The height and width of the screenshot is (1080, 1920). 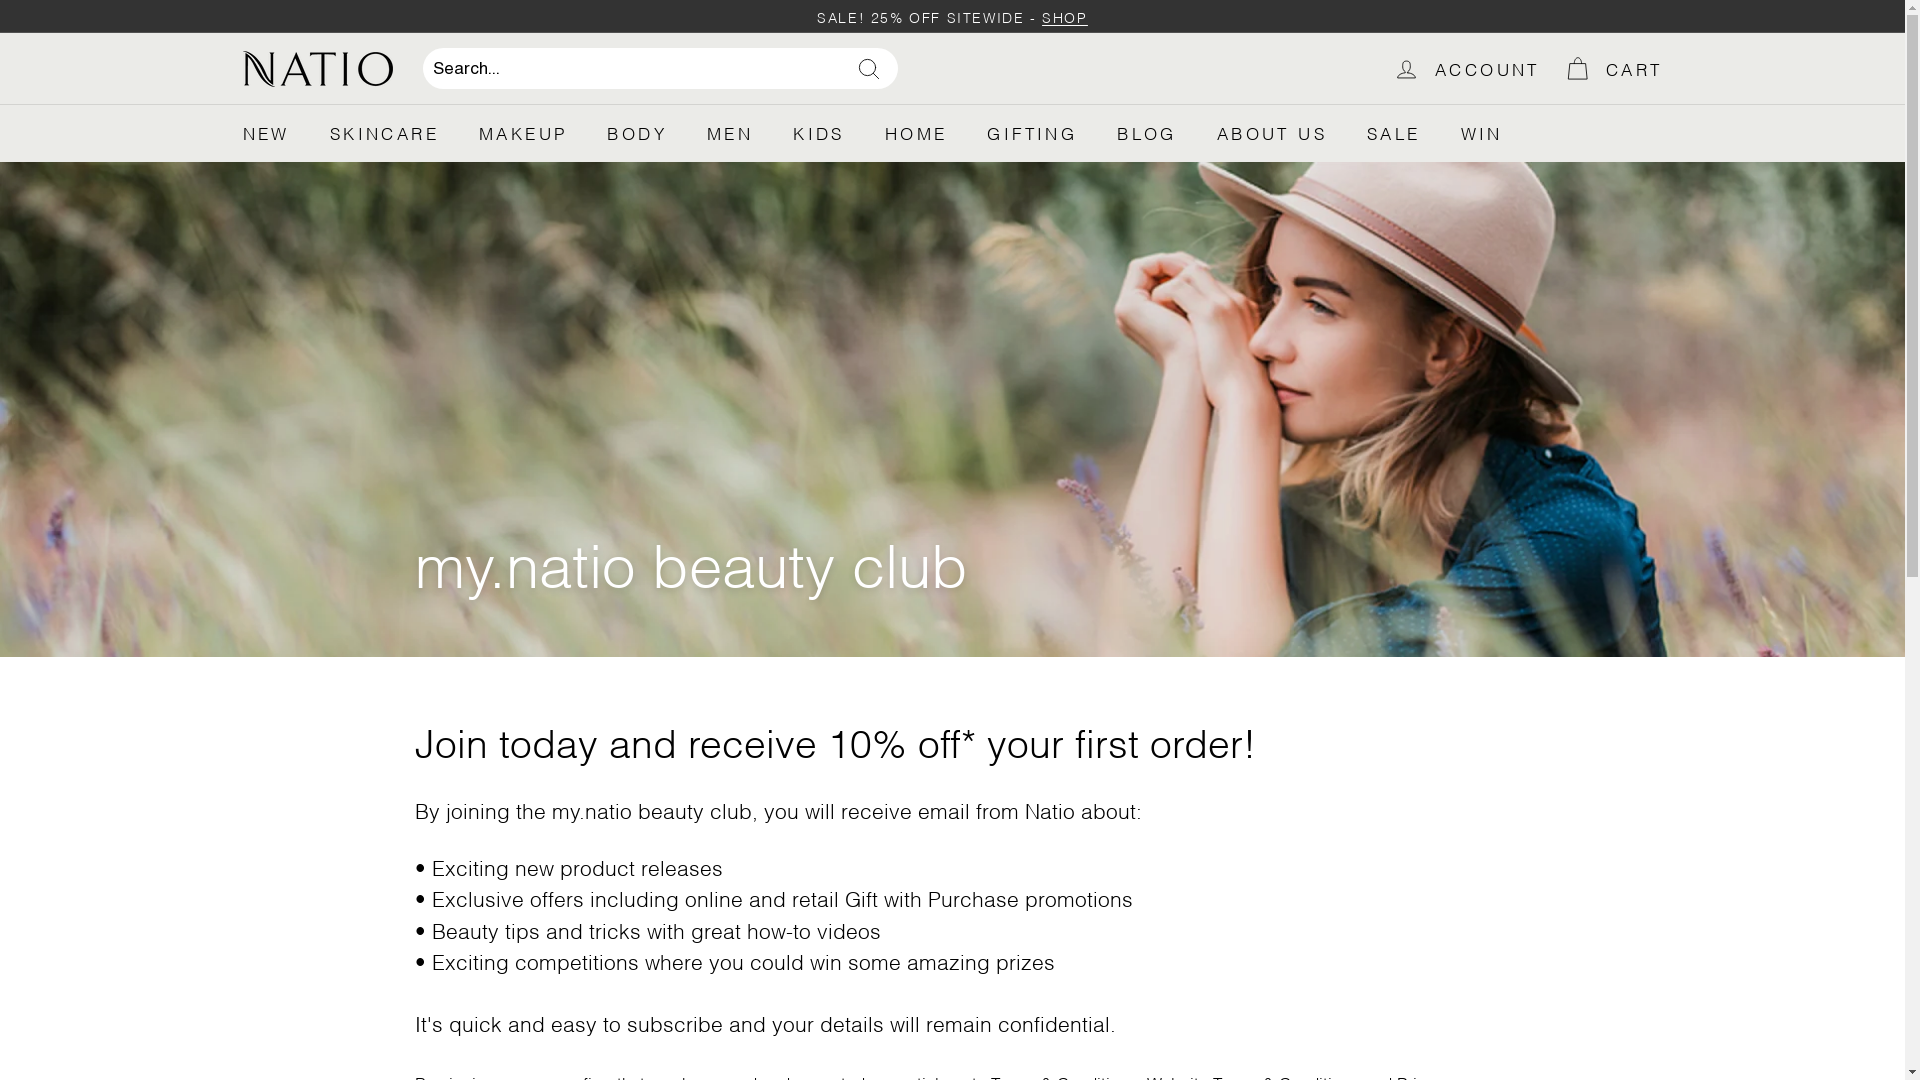 What do you see at coordinates (686, 132) in the screenshot?
I see `'MEN'` at bounding box center [686, 132].